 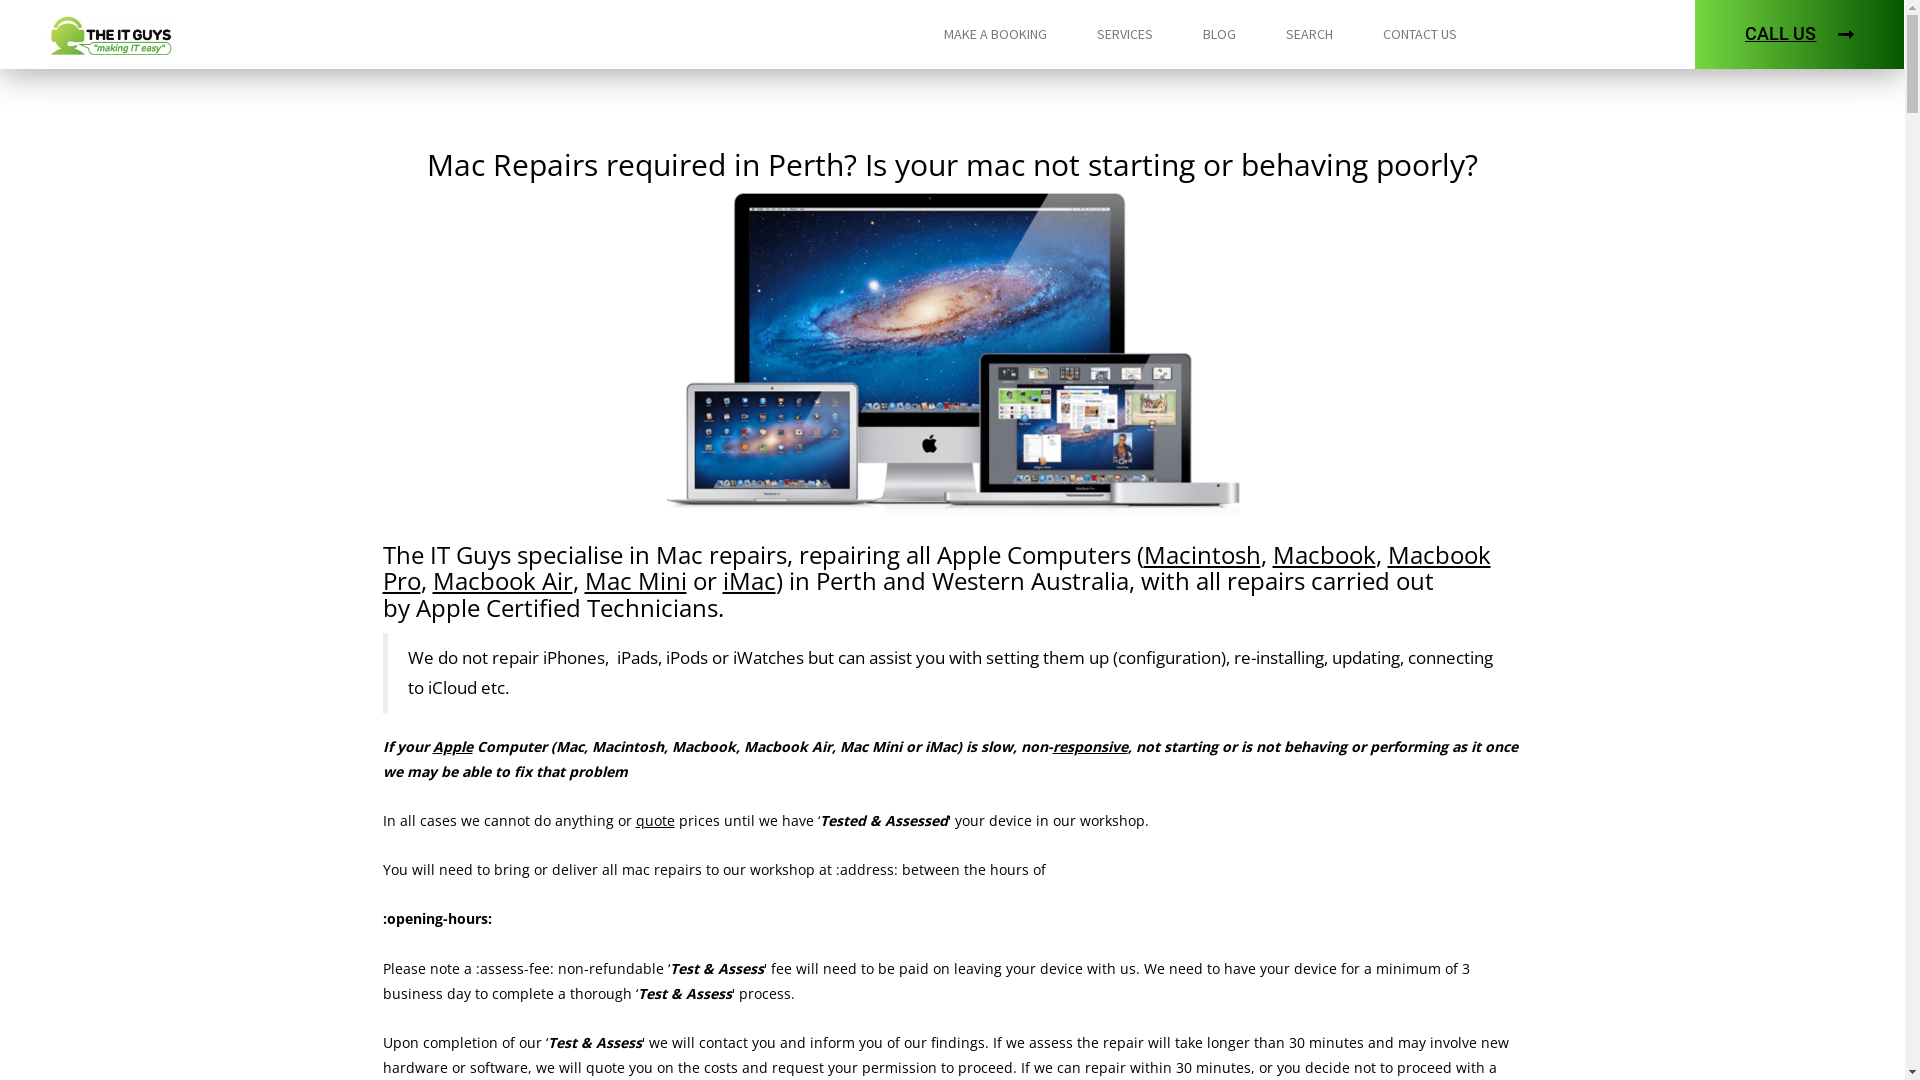 What do you see at coordinates (1309, 34) in the screenshot?
I see `'SEARCH'` at bounding box center [1309, 34].